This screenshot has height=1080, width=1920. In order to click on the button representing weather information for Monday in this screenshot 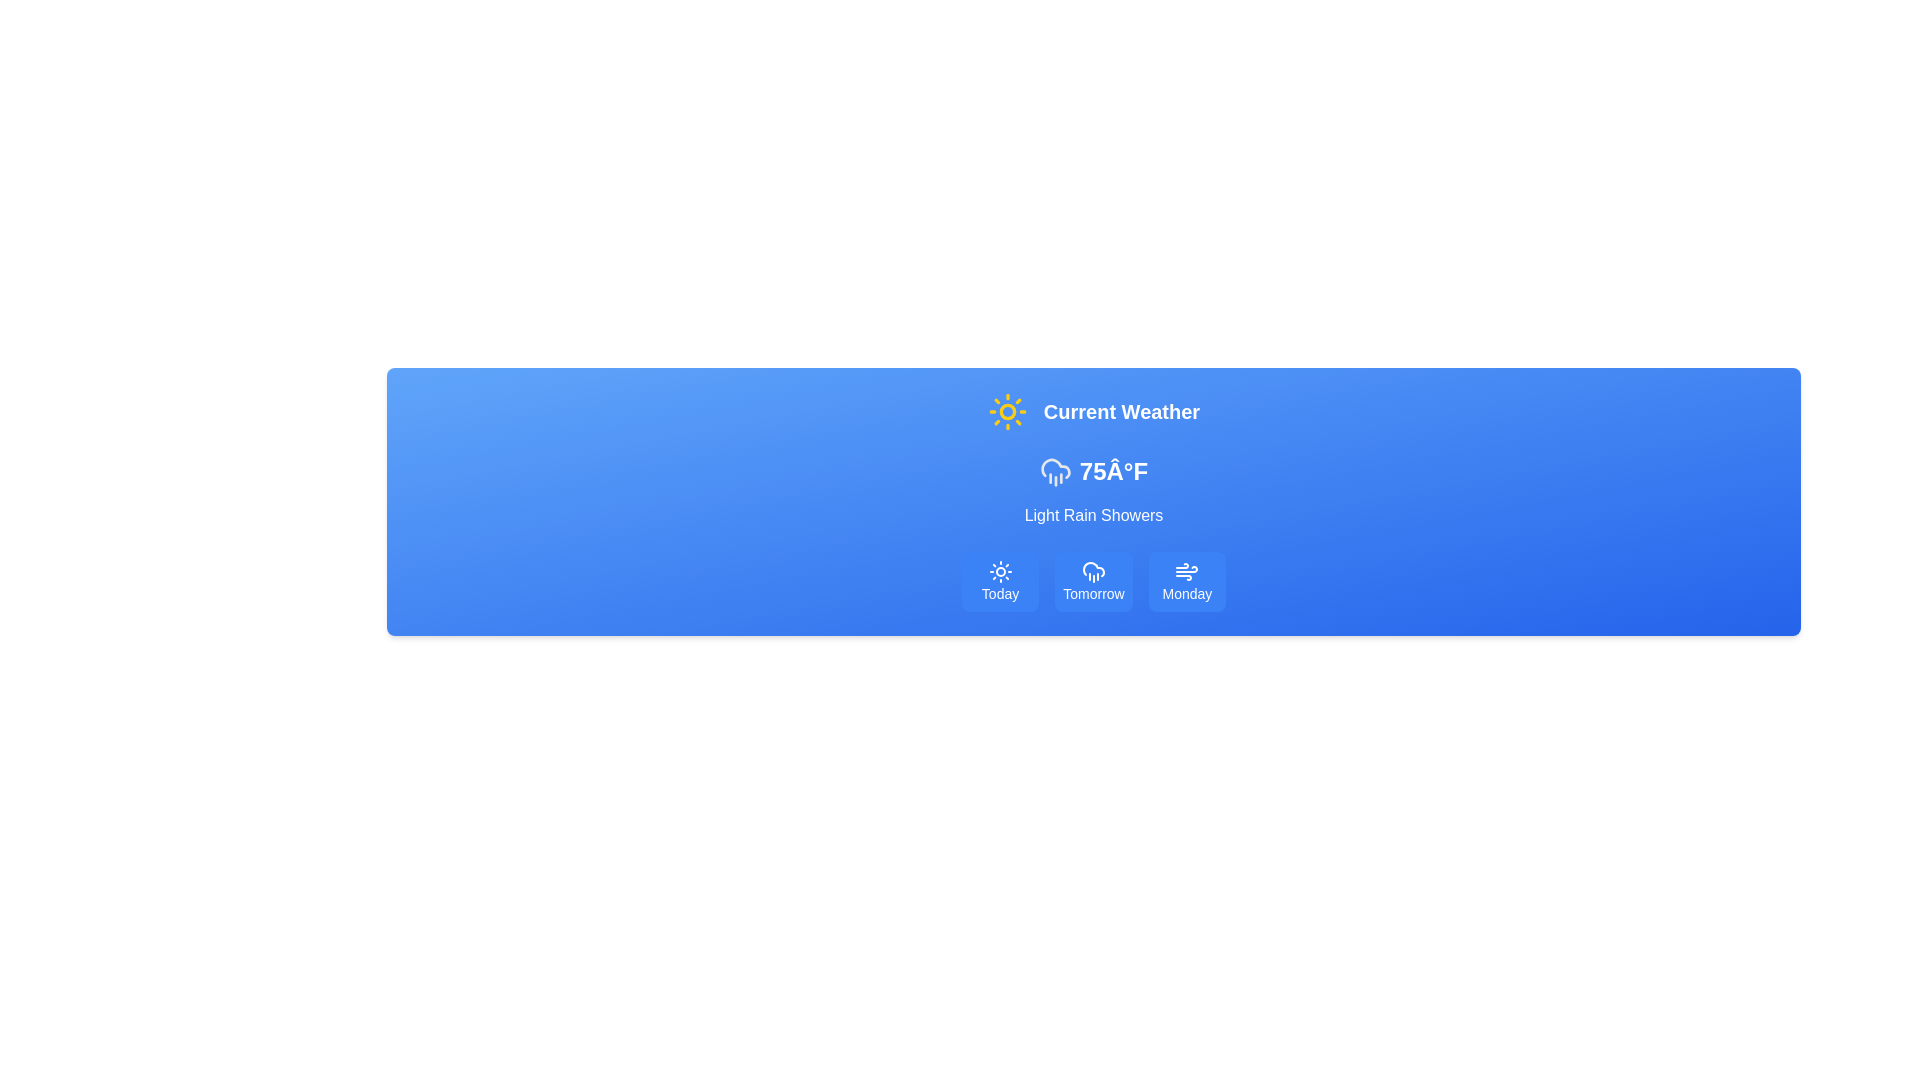, I will do `click(1187, 582)`.